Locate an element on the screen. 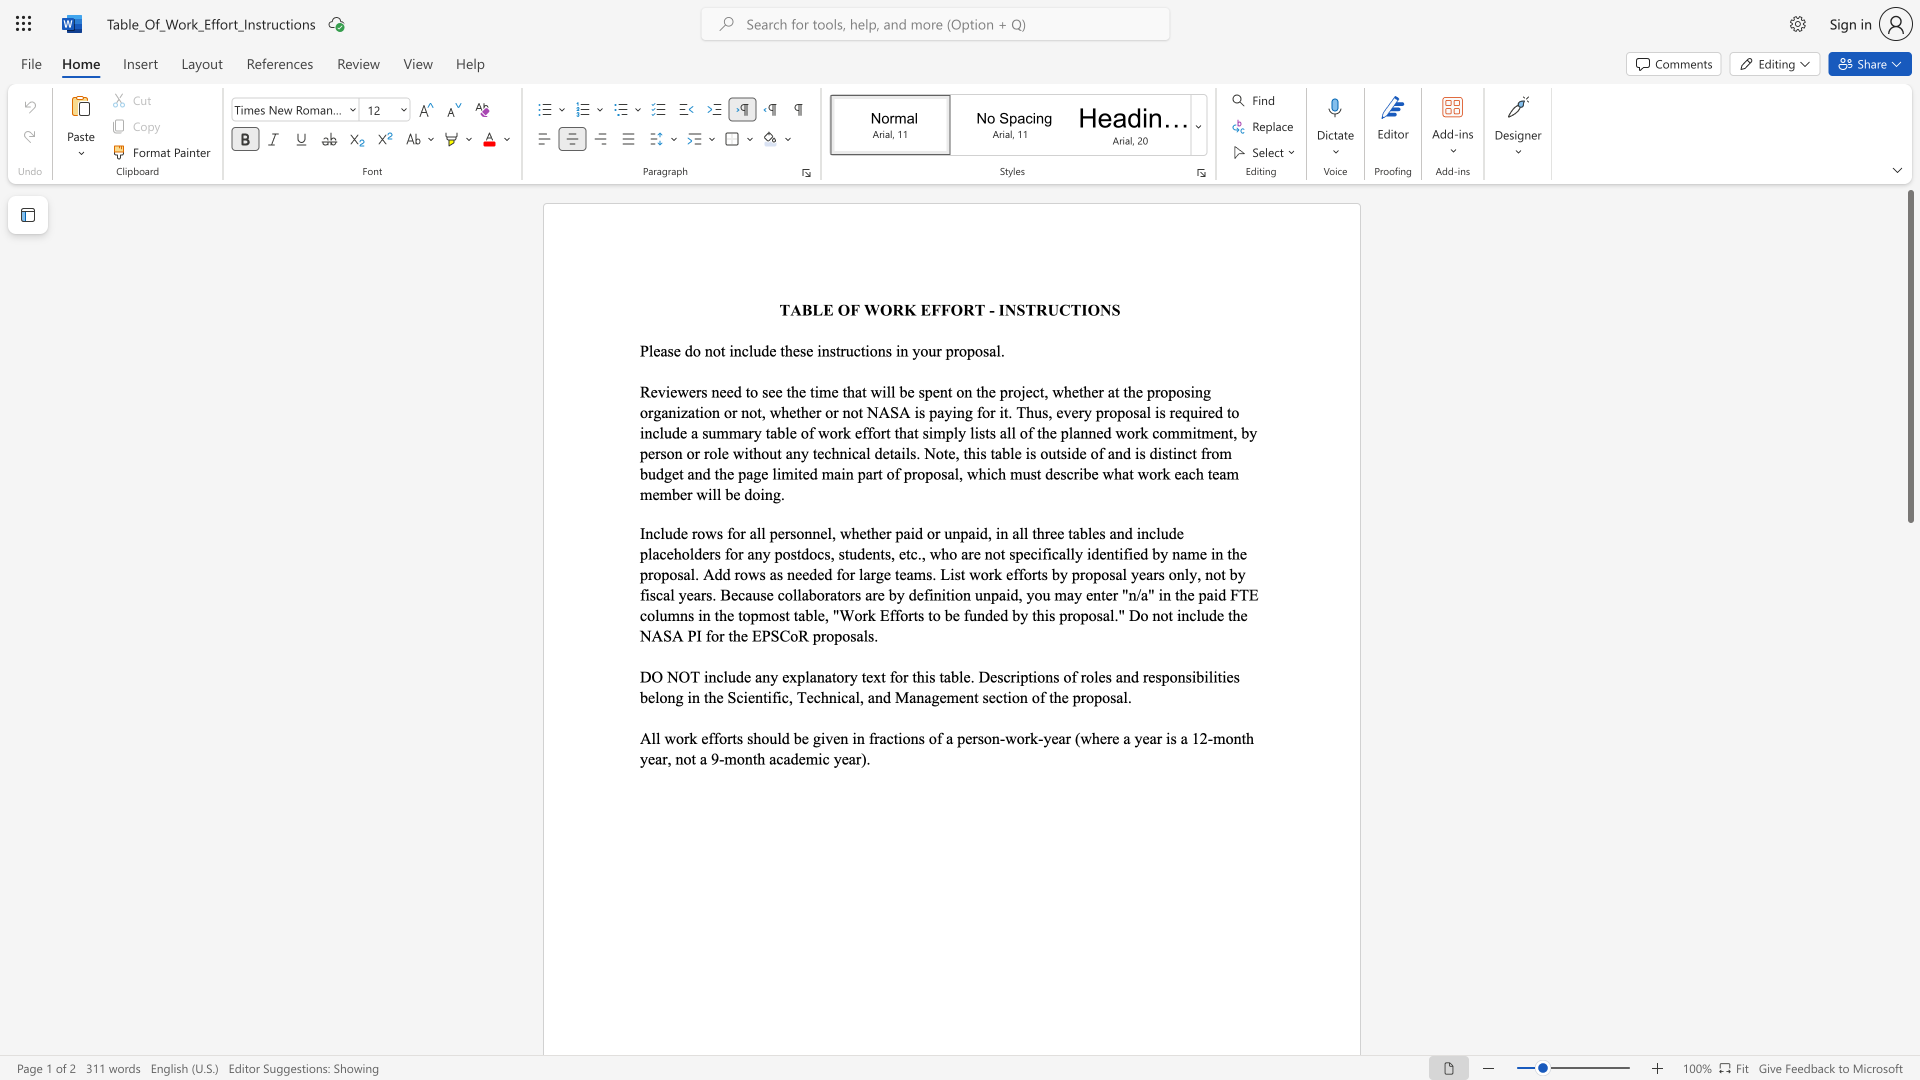  the scrollbar to move the page downward is located at coordinates (1909, 559).